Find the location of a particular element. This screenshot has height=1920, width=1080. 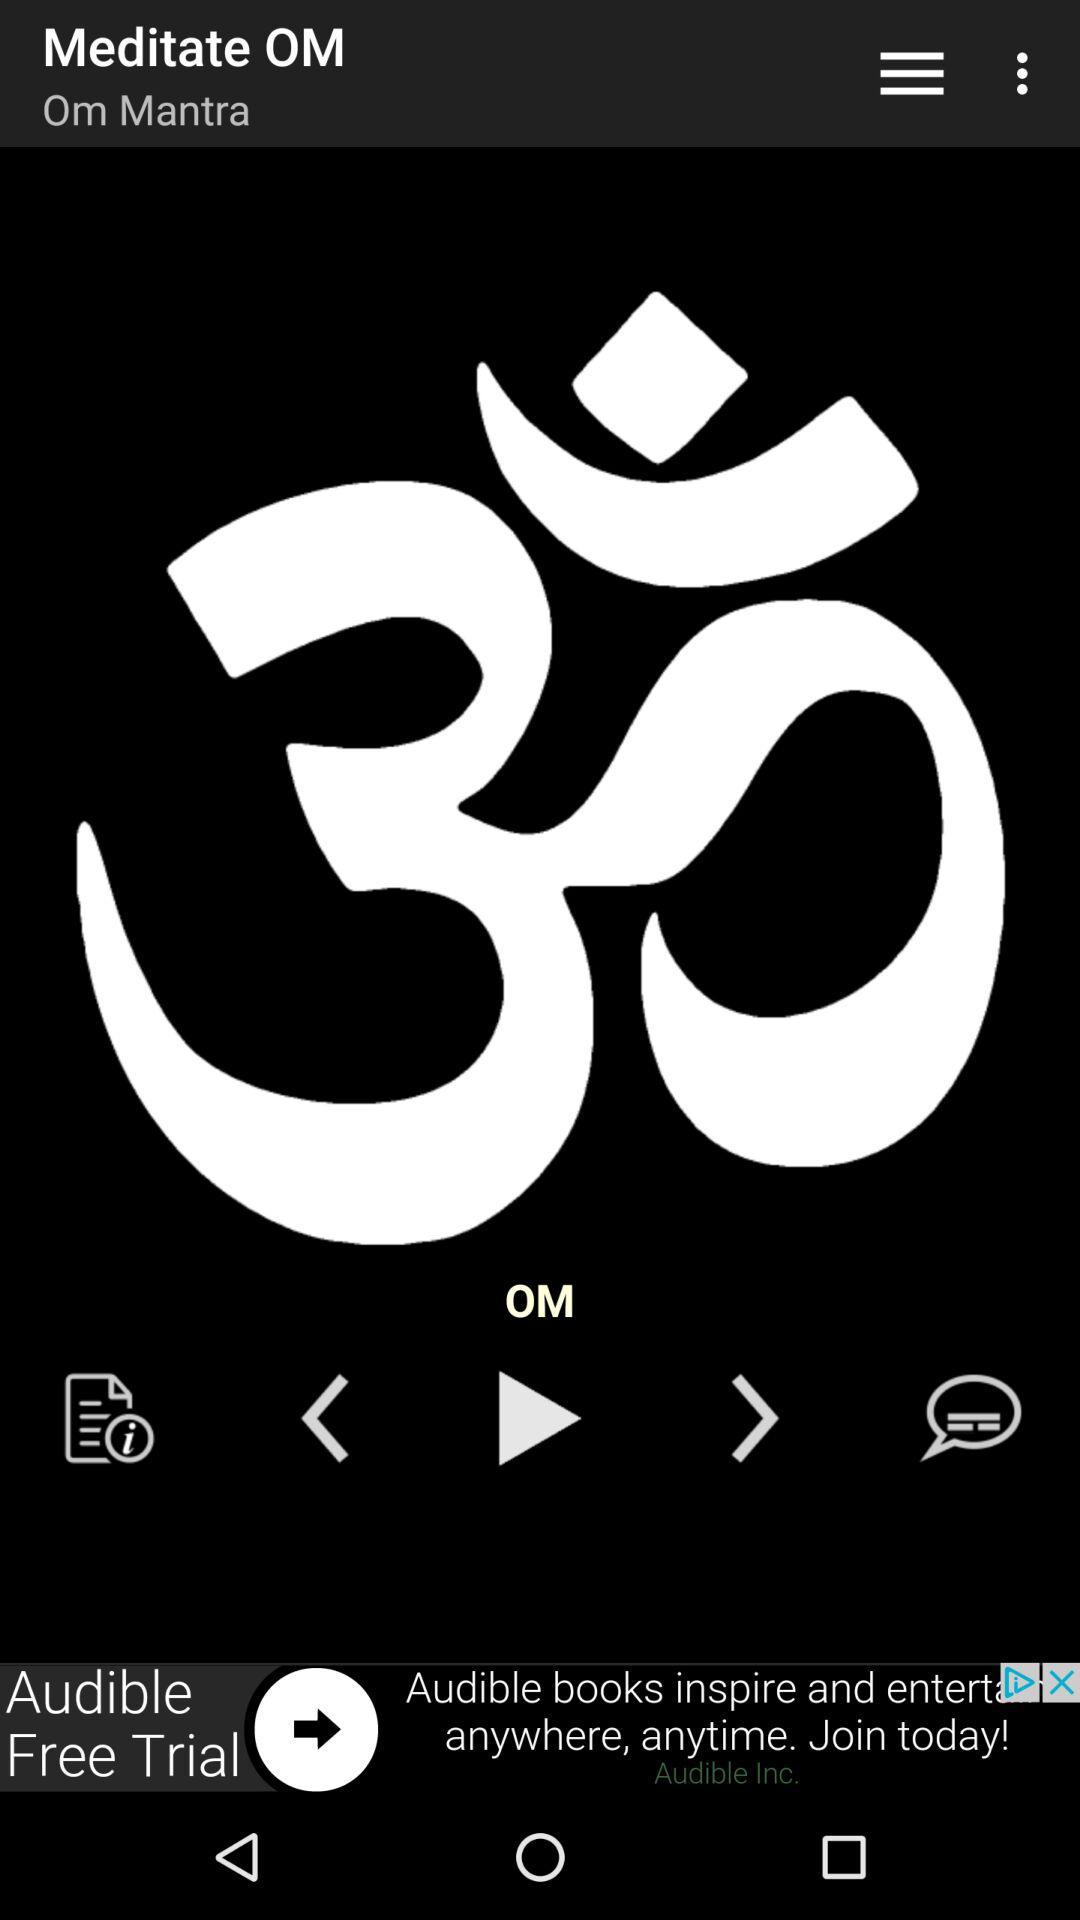

message box is located at coordinates (969, 1417).